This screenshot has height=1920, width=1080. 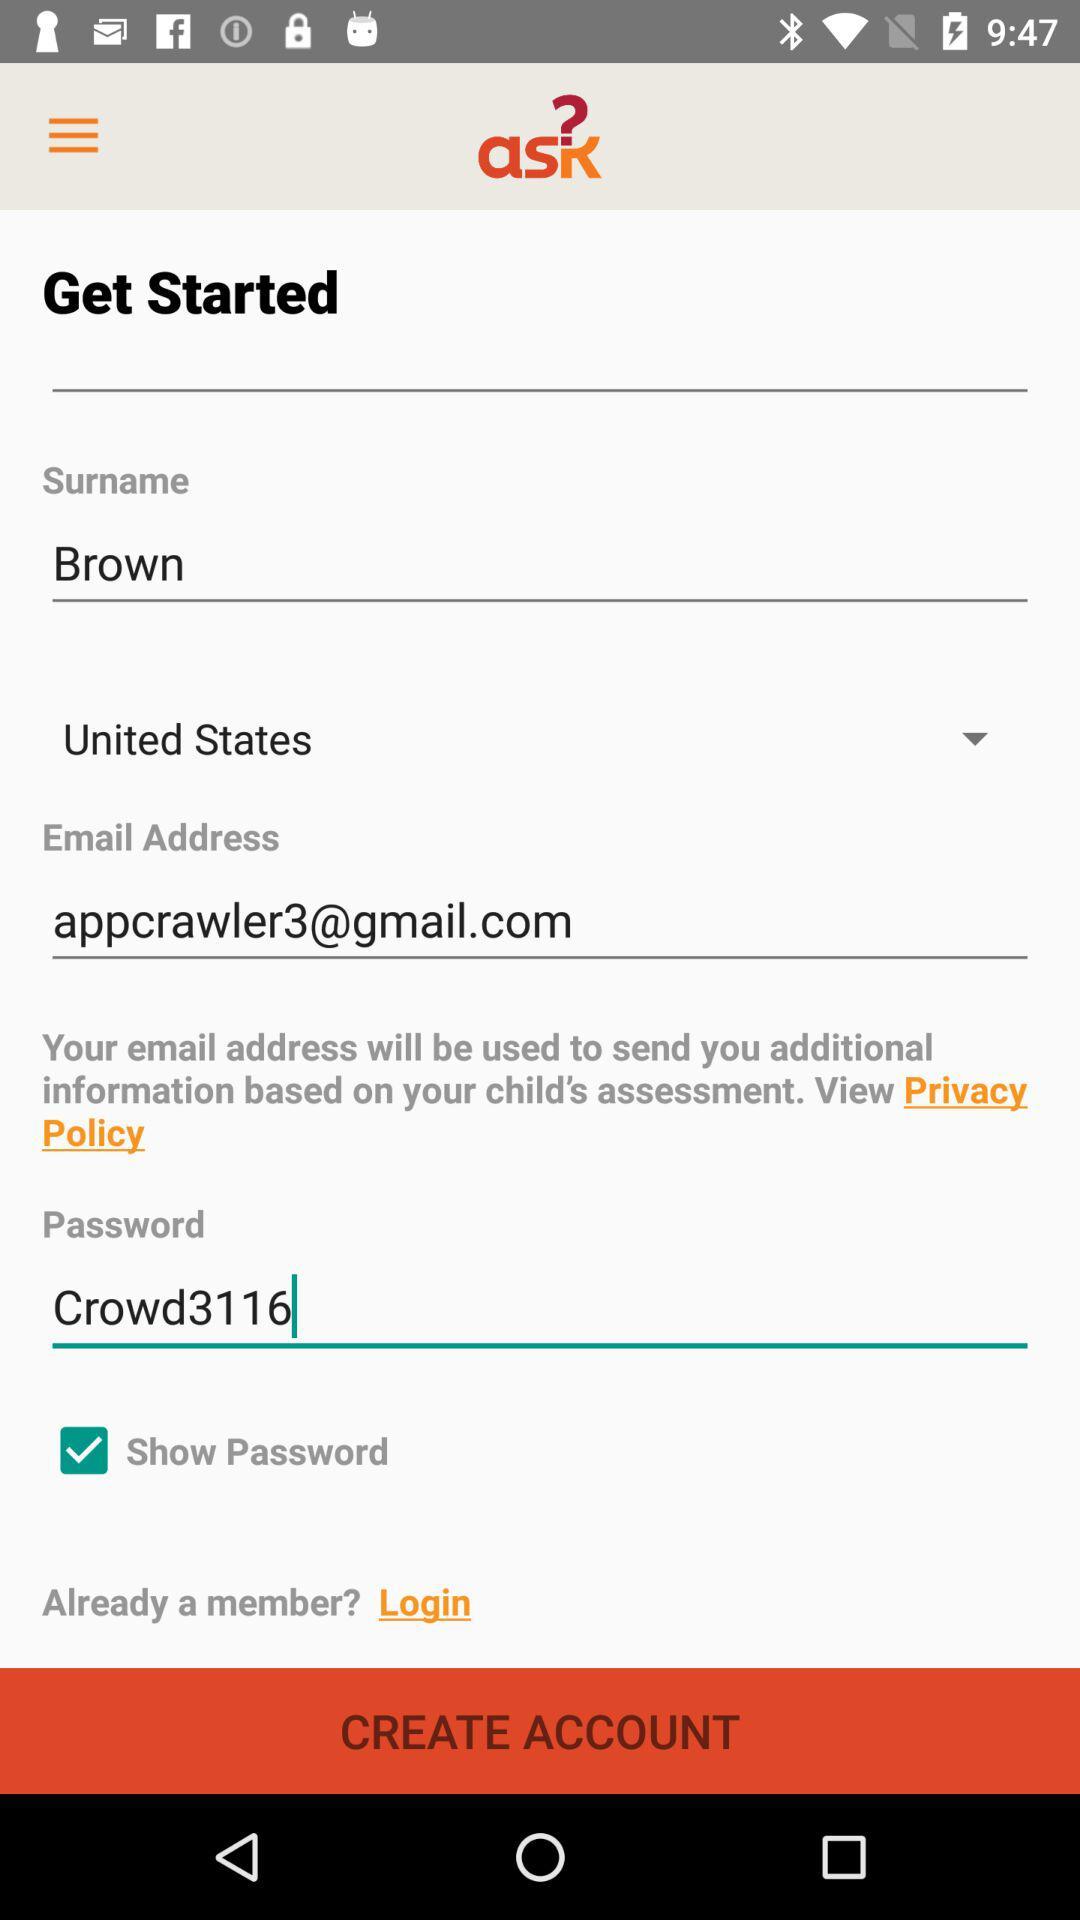 What do you see at coordinates (540, 1307) in the screenshot?
I see `the icon below the password` at bounding box center [540, 1307].